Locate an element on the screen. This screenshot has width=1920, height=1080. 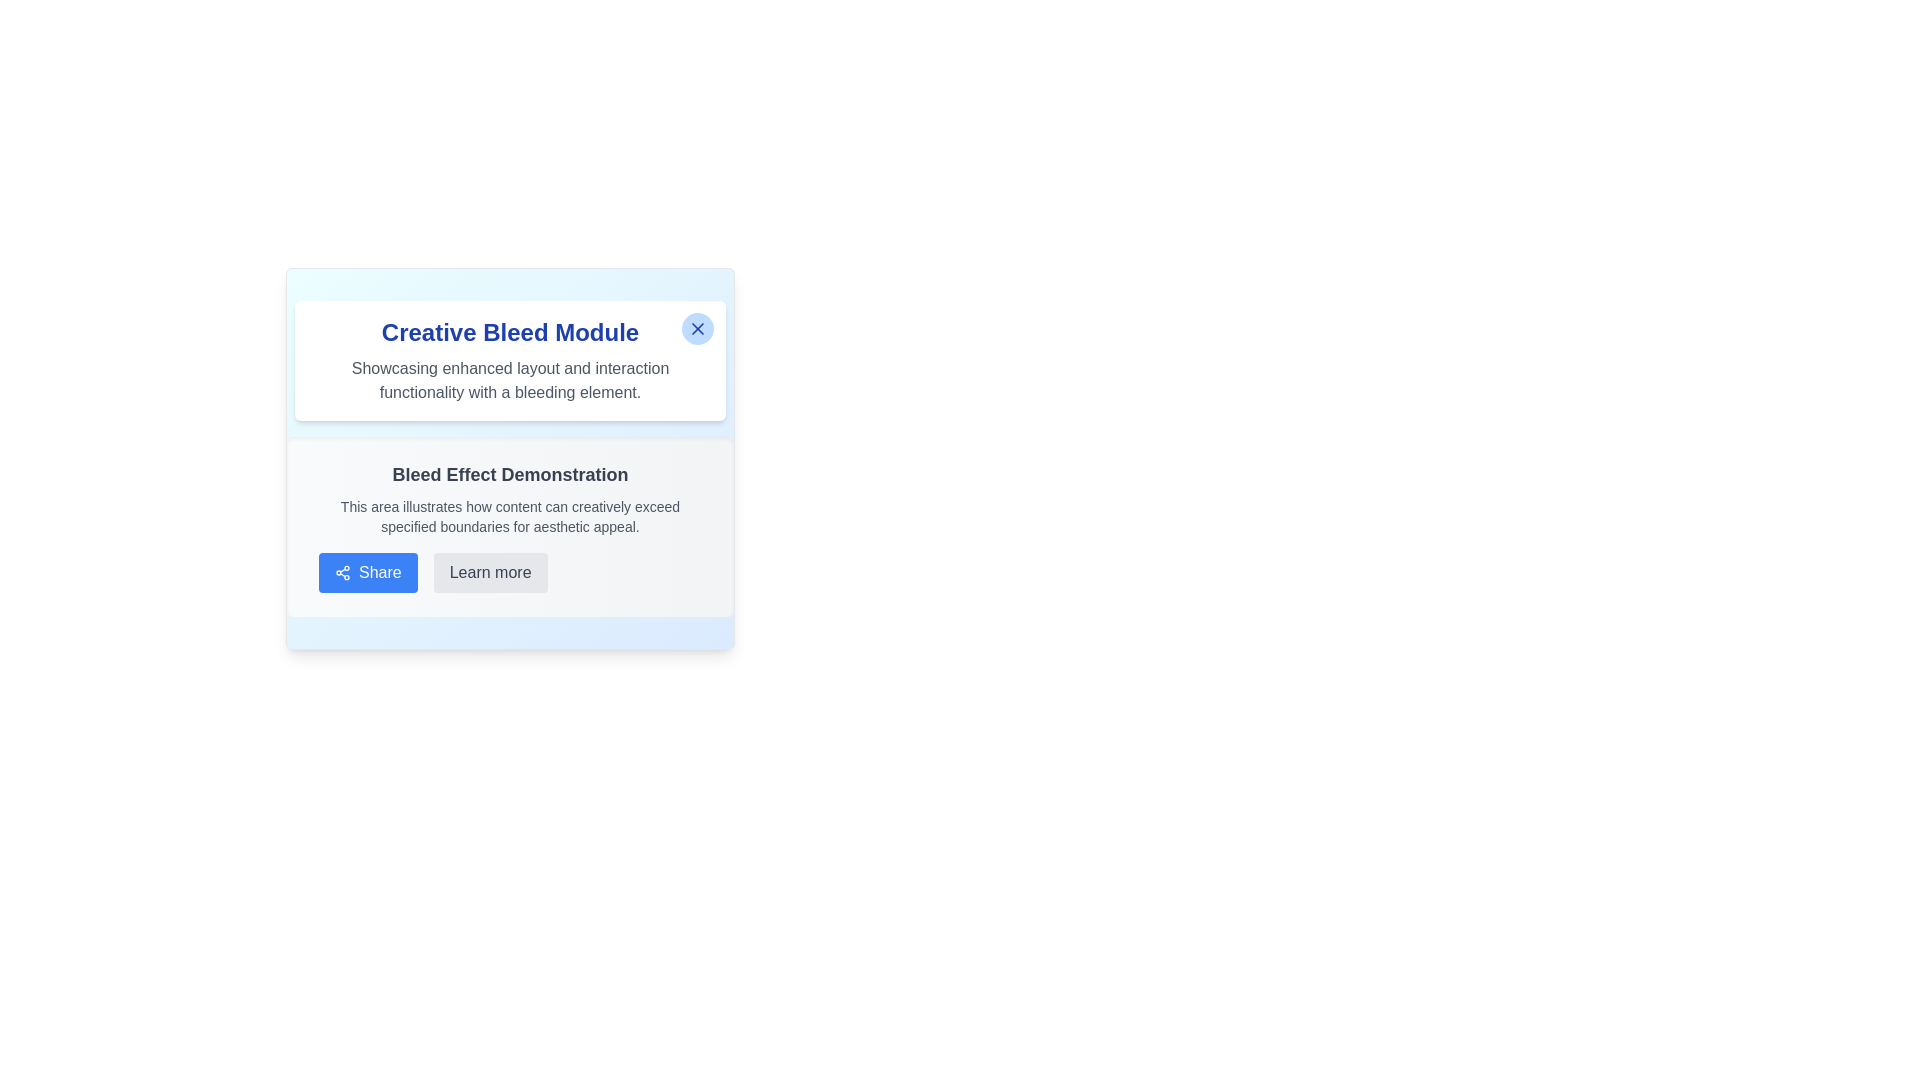
the 'Share' button, which is a blue button located at the bottom-left corner of a card-like structure, to initiate sharing functionality is located at coordinates (342, 573).